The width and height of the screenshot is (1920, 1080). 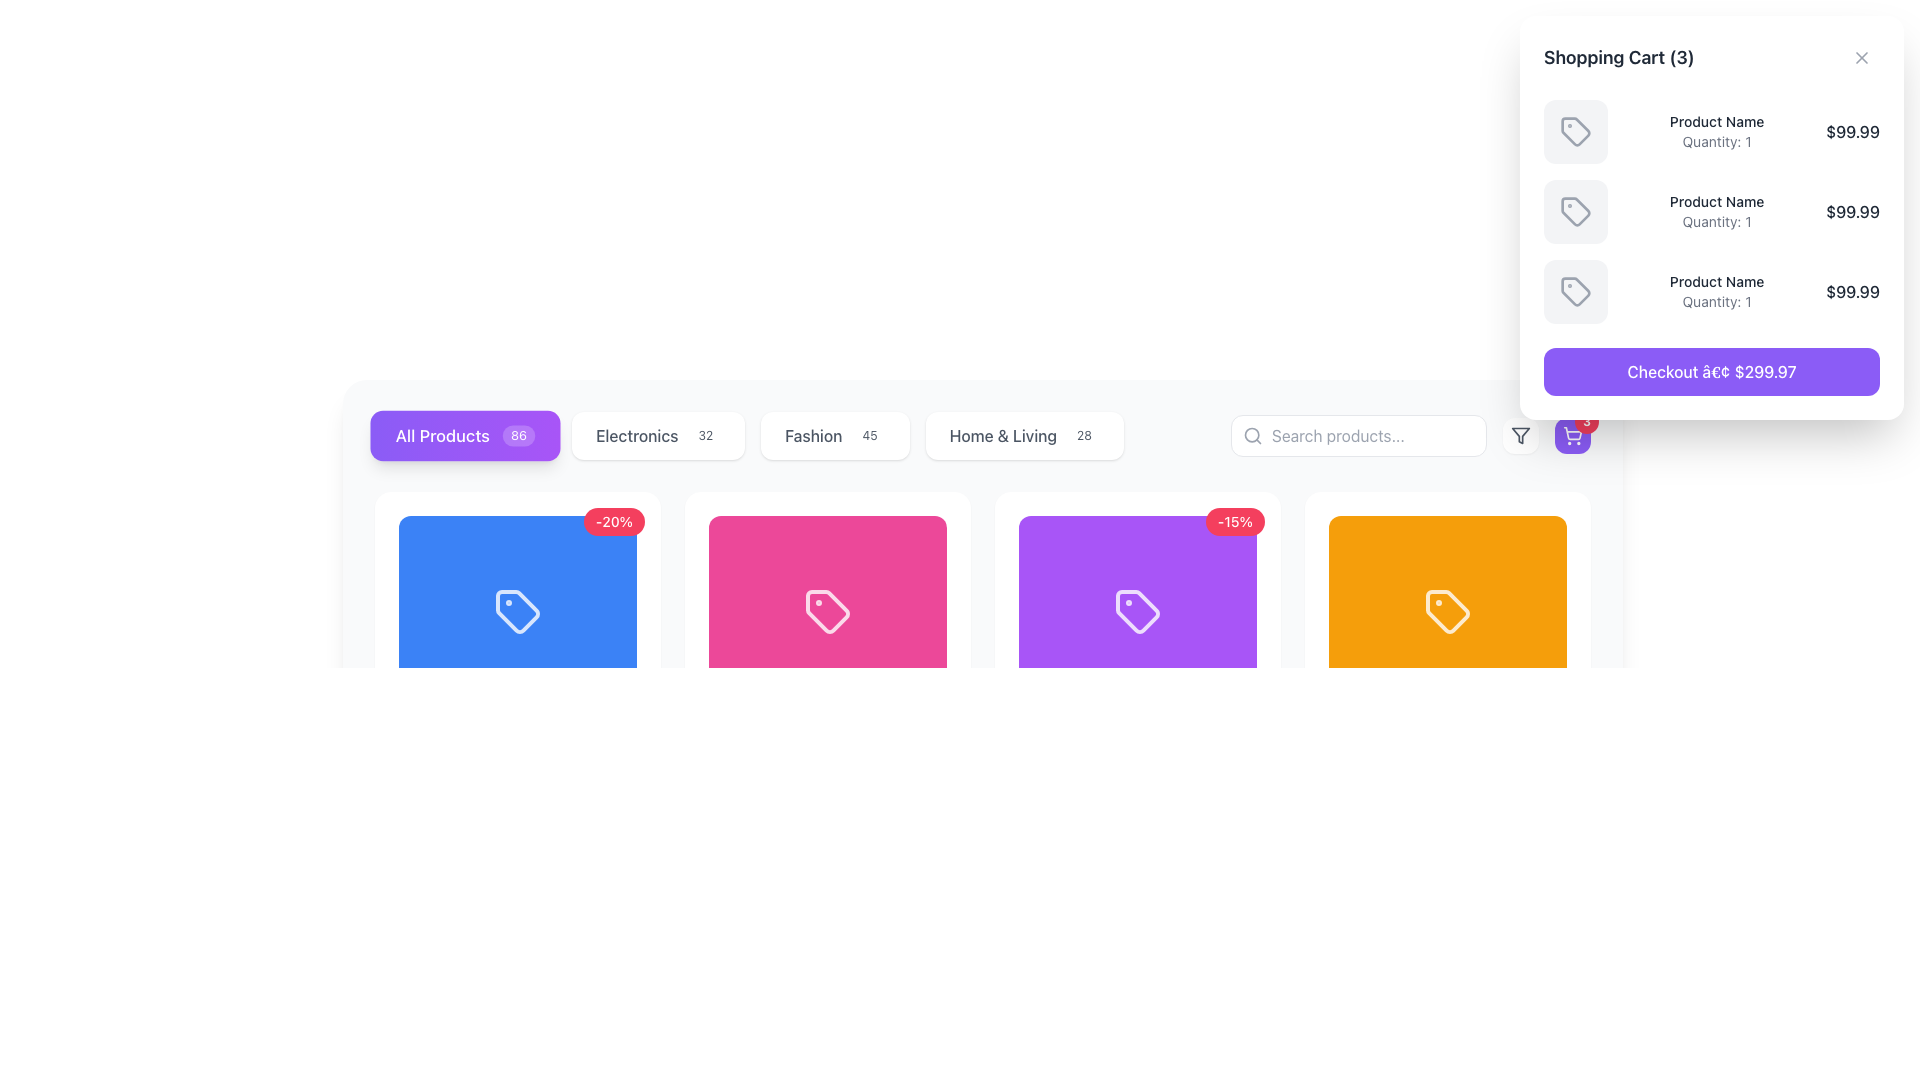 I want to click on the fourth product card in the product listing interface, which is positioned at the right end of the row, so click(x=1448, y=674).